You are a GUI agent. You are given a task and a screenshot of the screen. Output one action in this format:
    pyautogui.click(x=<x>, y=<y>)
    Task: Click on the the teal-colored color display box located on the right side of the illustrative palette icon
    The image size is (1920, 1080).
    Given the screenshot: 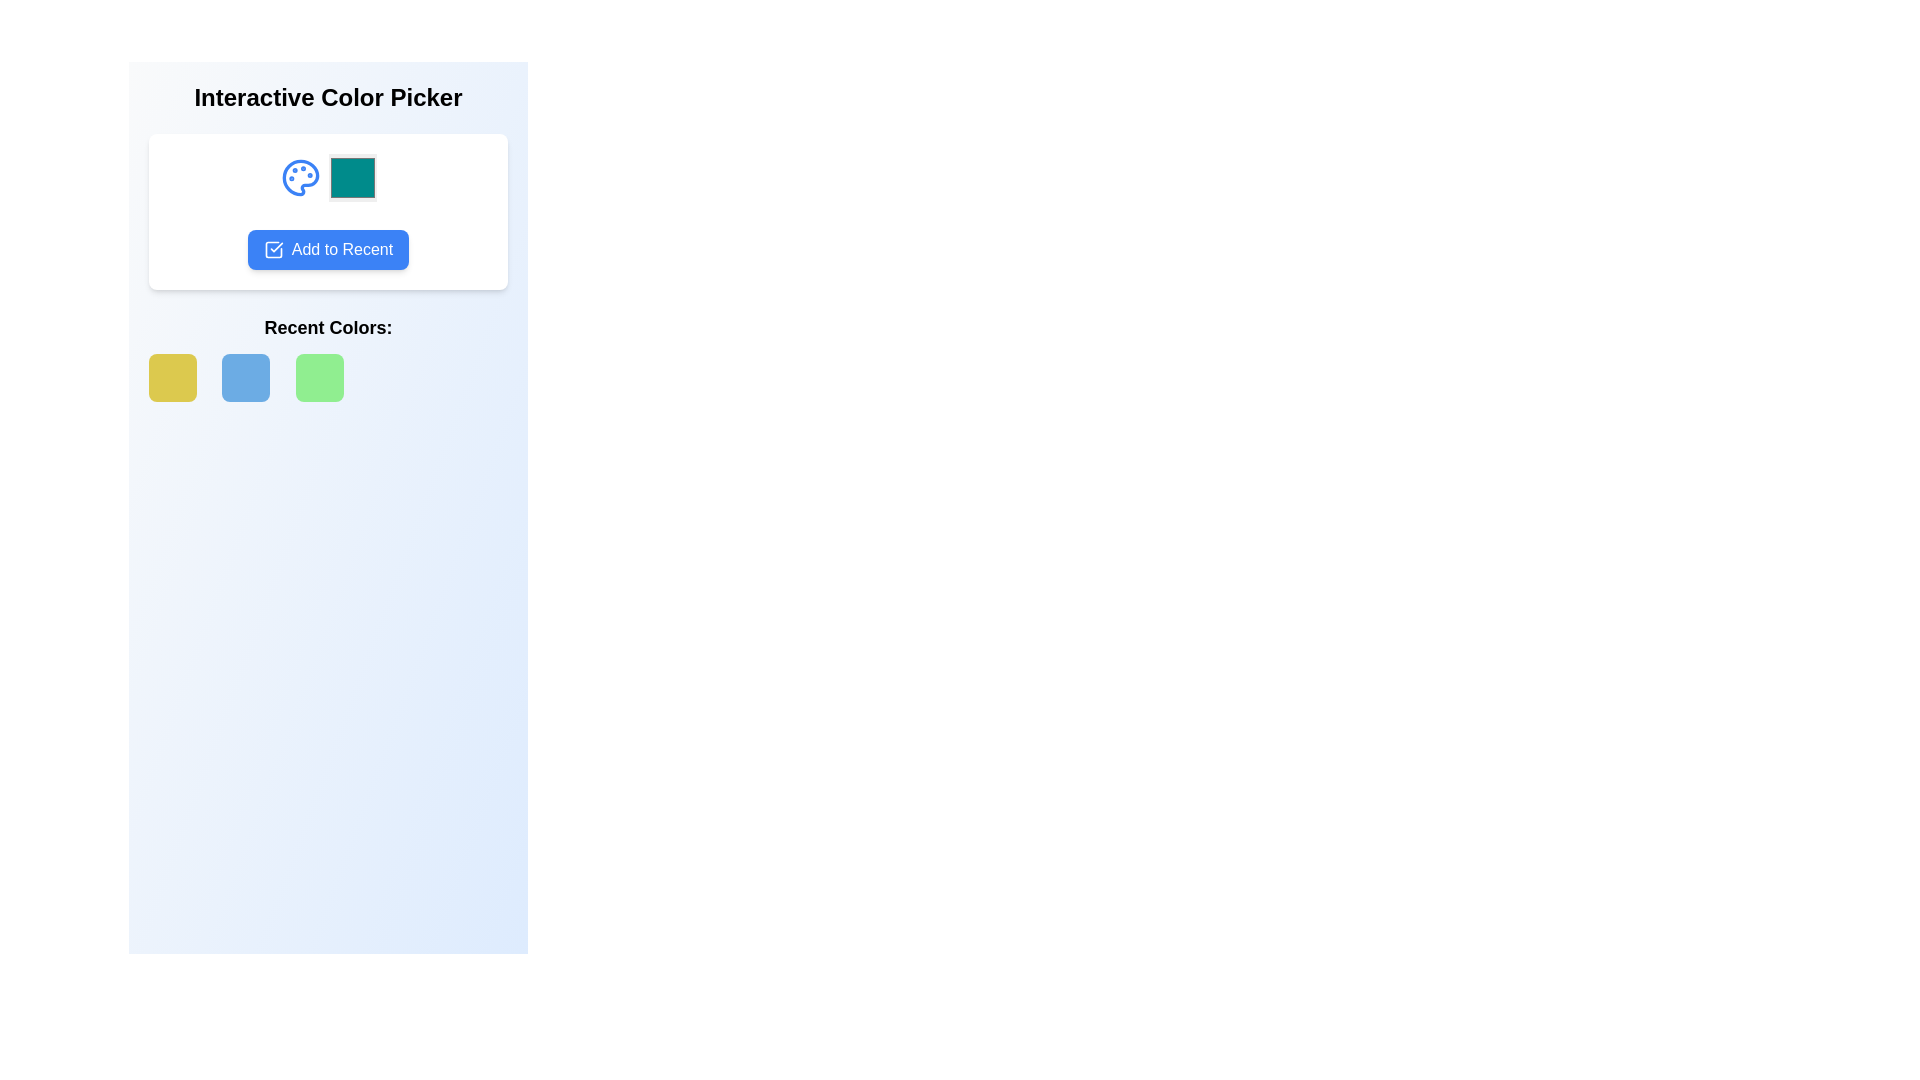 What is the action you would take?
    pyautogui.click(x=328, y=176)
    